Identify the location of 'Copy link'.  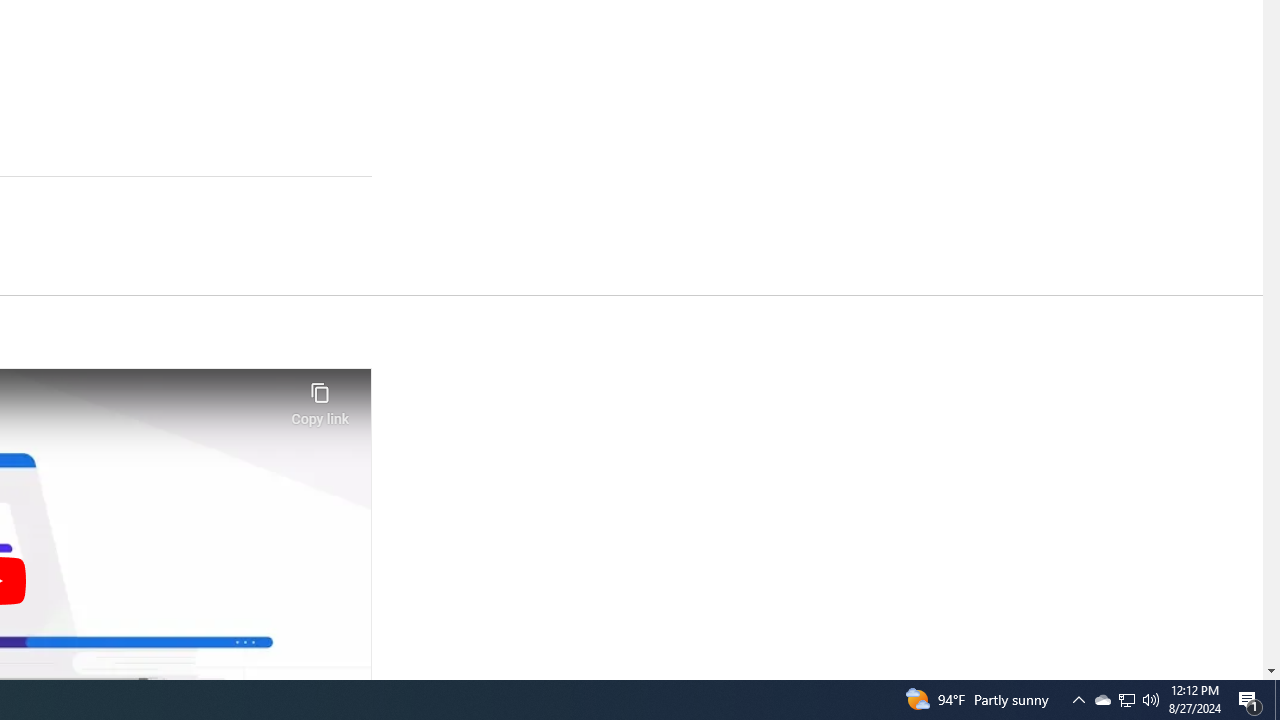
(320, 398).